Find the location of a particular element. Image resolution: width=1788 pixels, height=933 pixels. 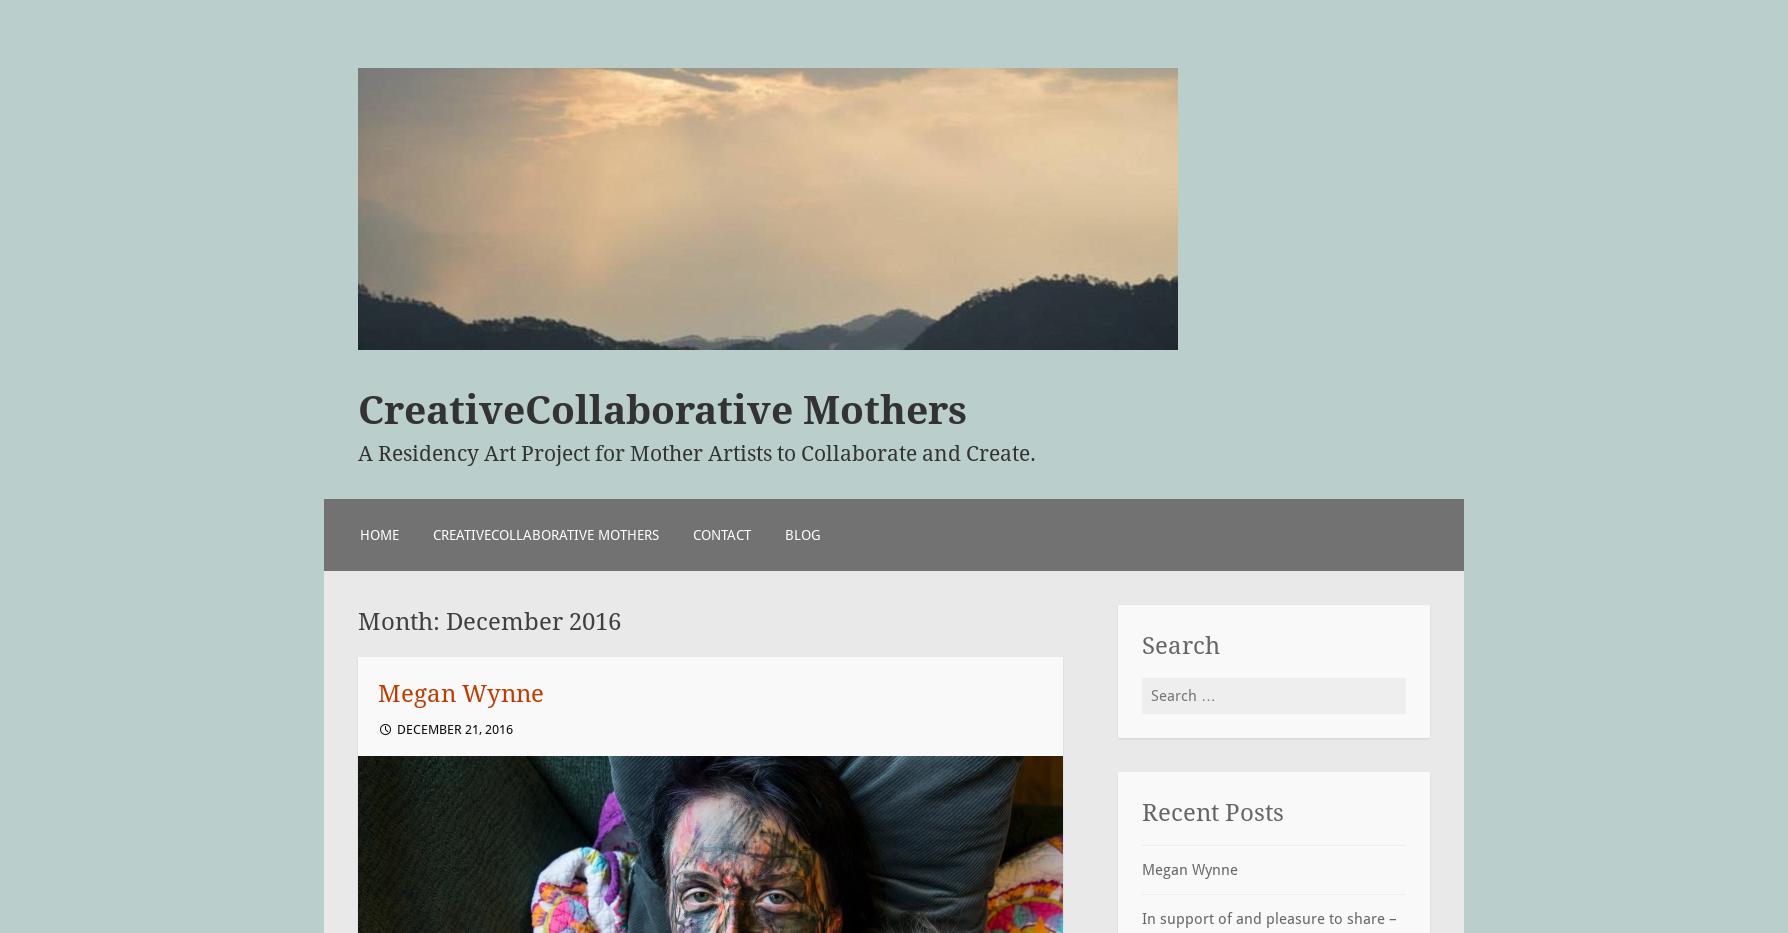

'HOME' is located at coordinates (378, 533).